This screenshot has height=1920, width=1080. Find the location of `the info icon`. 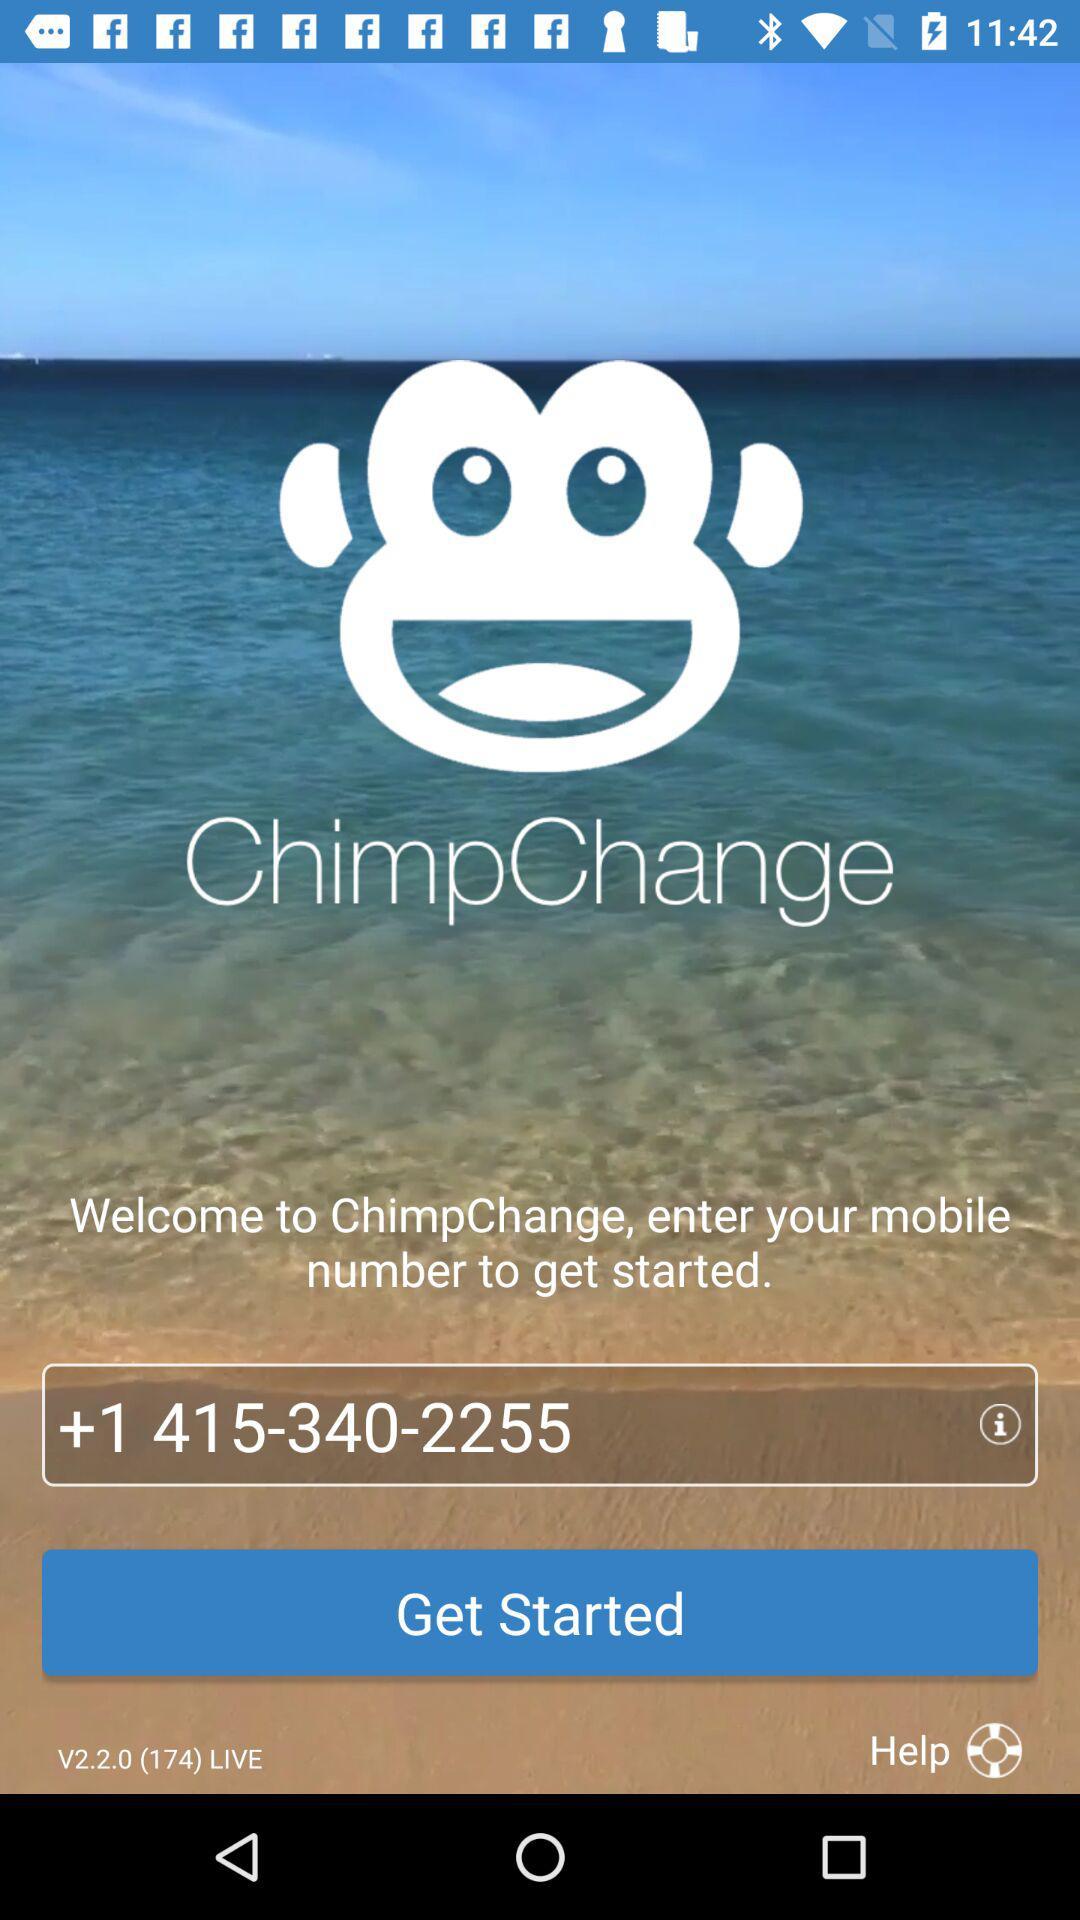

the info icon is located at coordinates (1009, 1424).